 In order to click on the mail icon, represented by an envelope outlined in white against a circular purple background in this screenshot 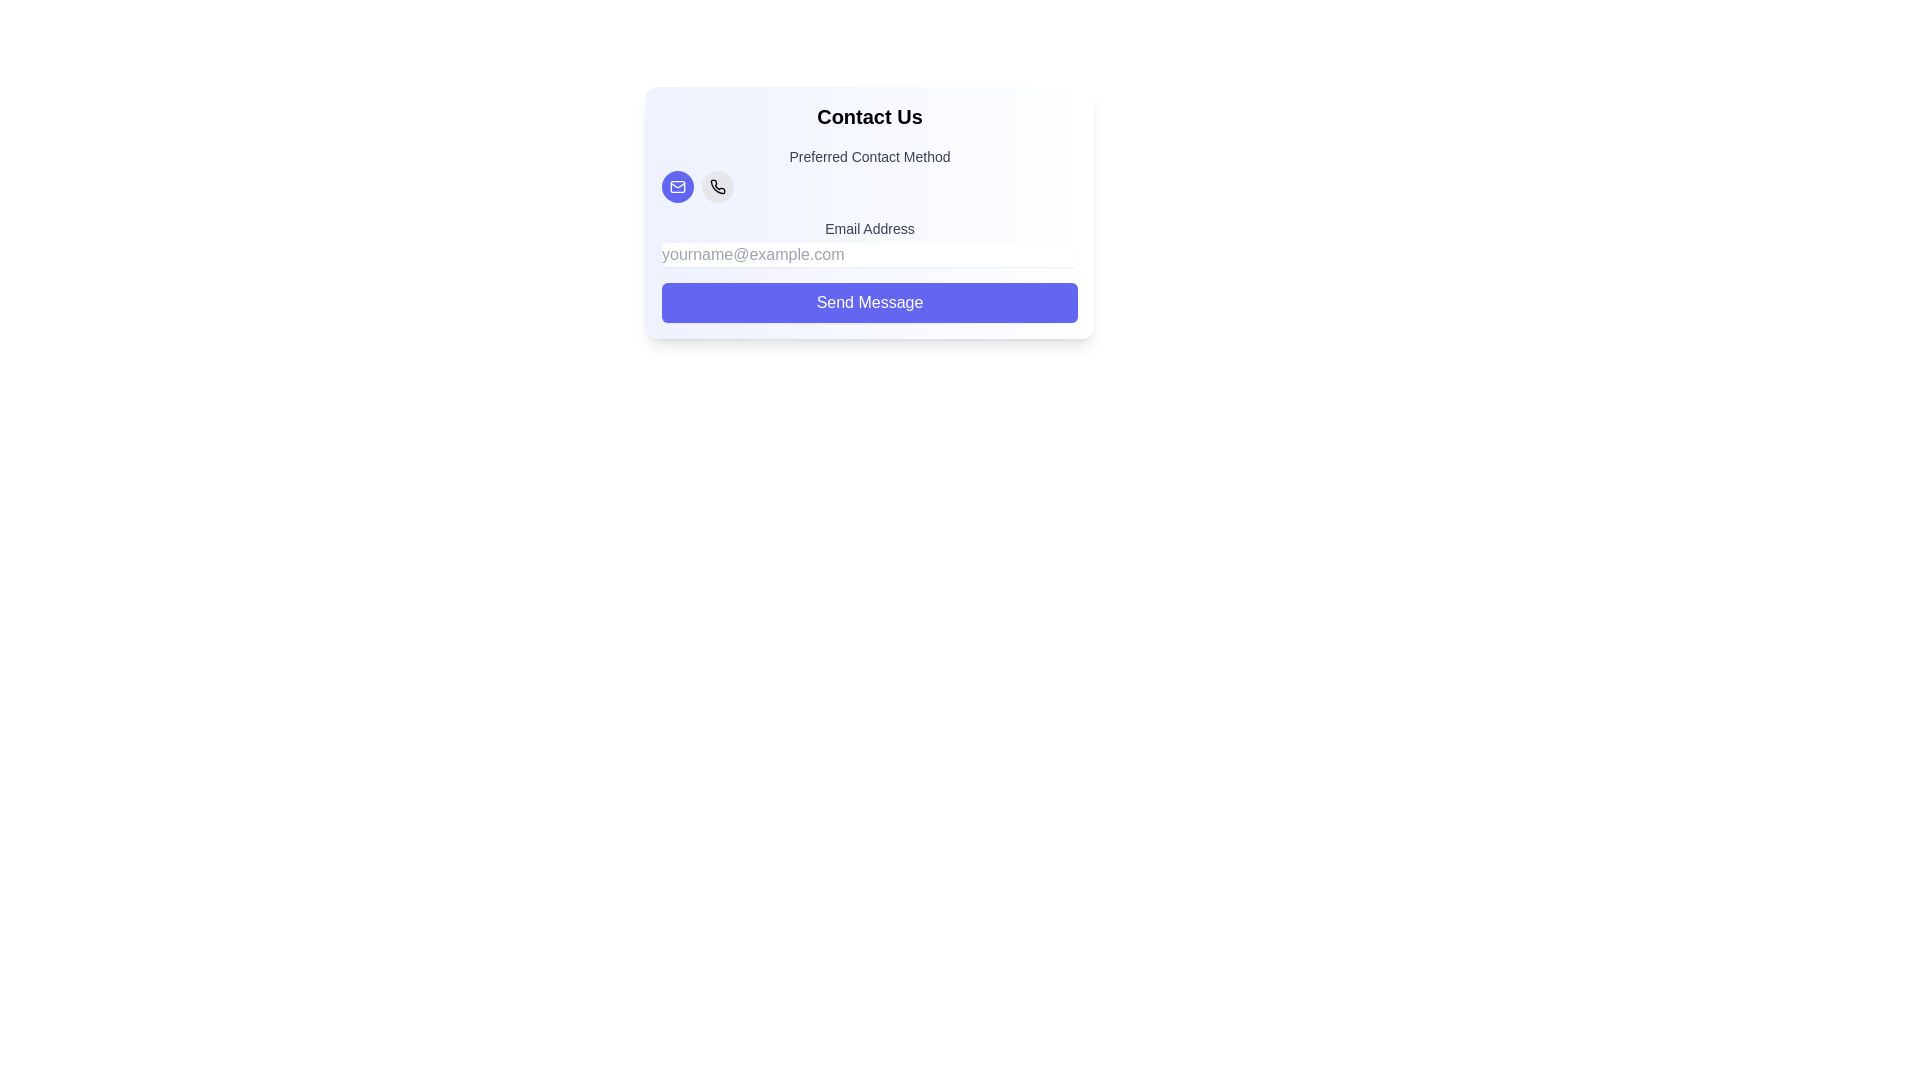, I will do `click(677, 186)`.